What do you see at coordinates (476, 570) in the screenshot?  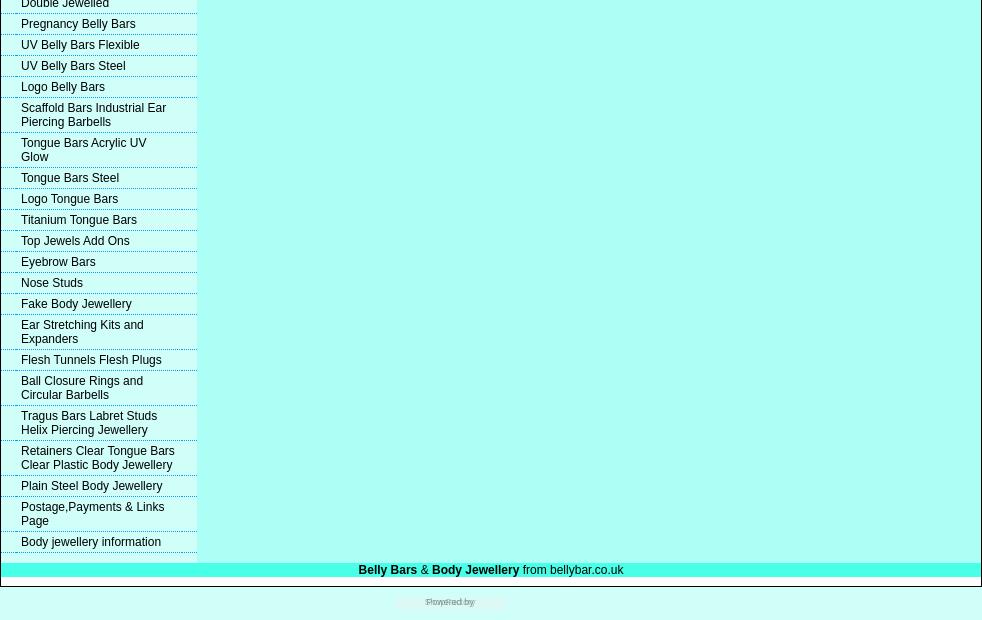 I see `'Body Jewellery'` at bounding box center [476, 570].